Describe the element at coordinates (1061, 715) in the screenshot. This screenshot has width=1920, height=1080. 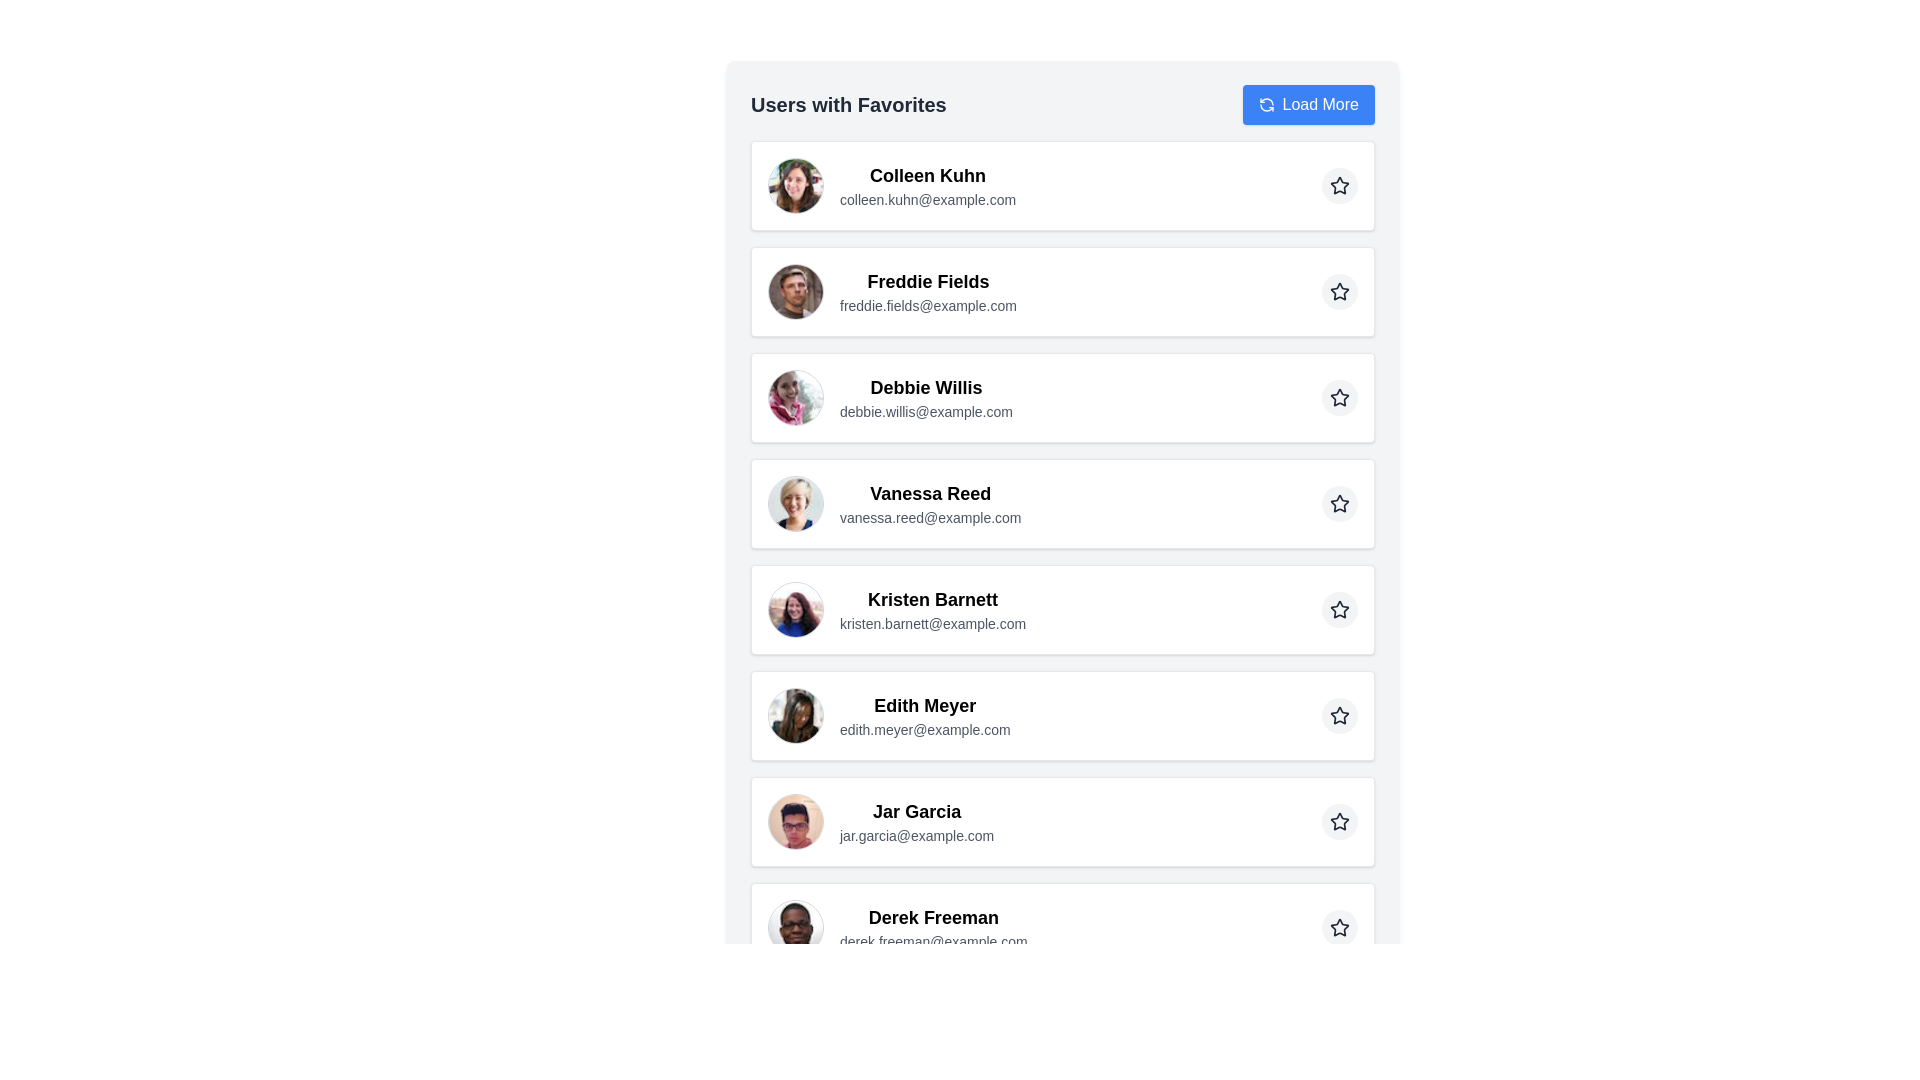
I see `the user card displaying a user's information, which is the 6th card in the vertically stacked list` at that location.